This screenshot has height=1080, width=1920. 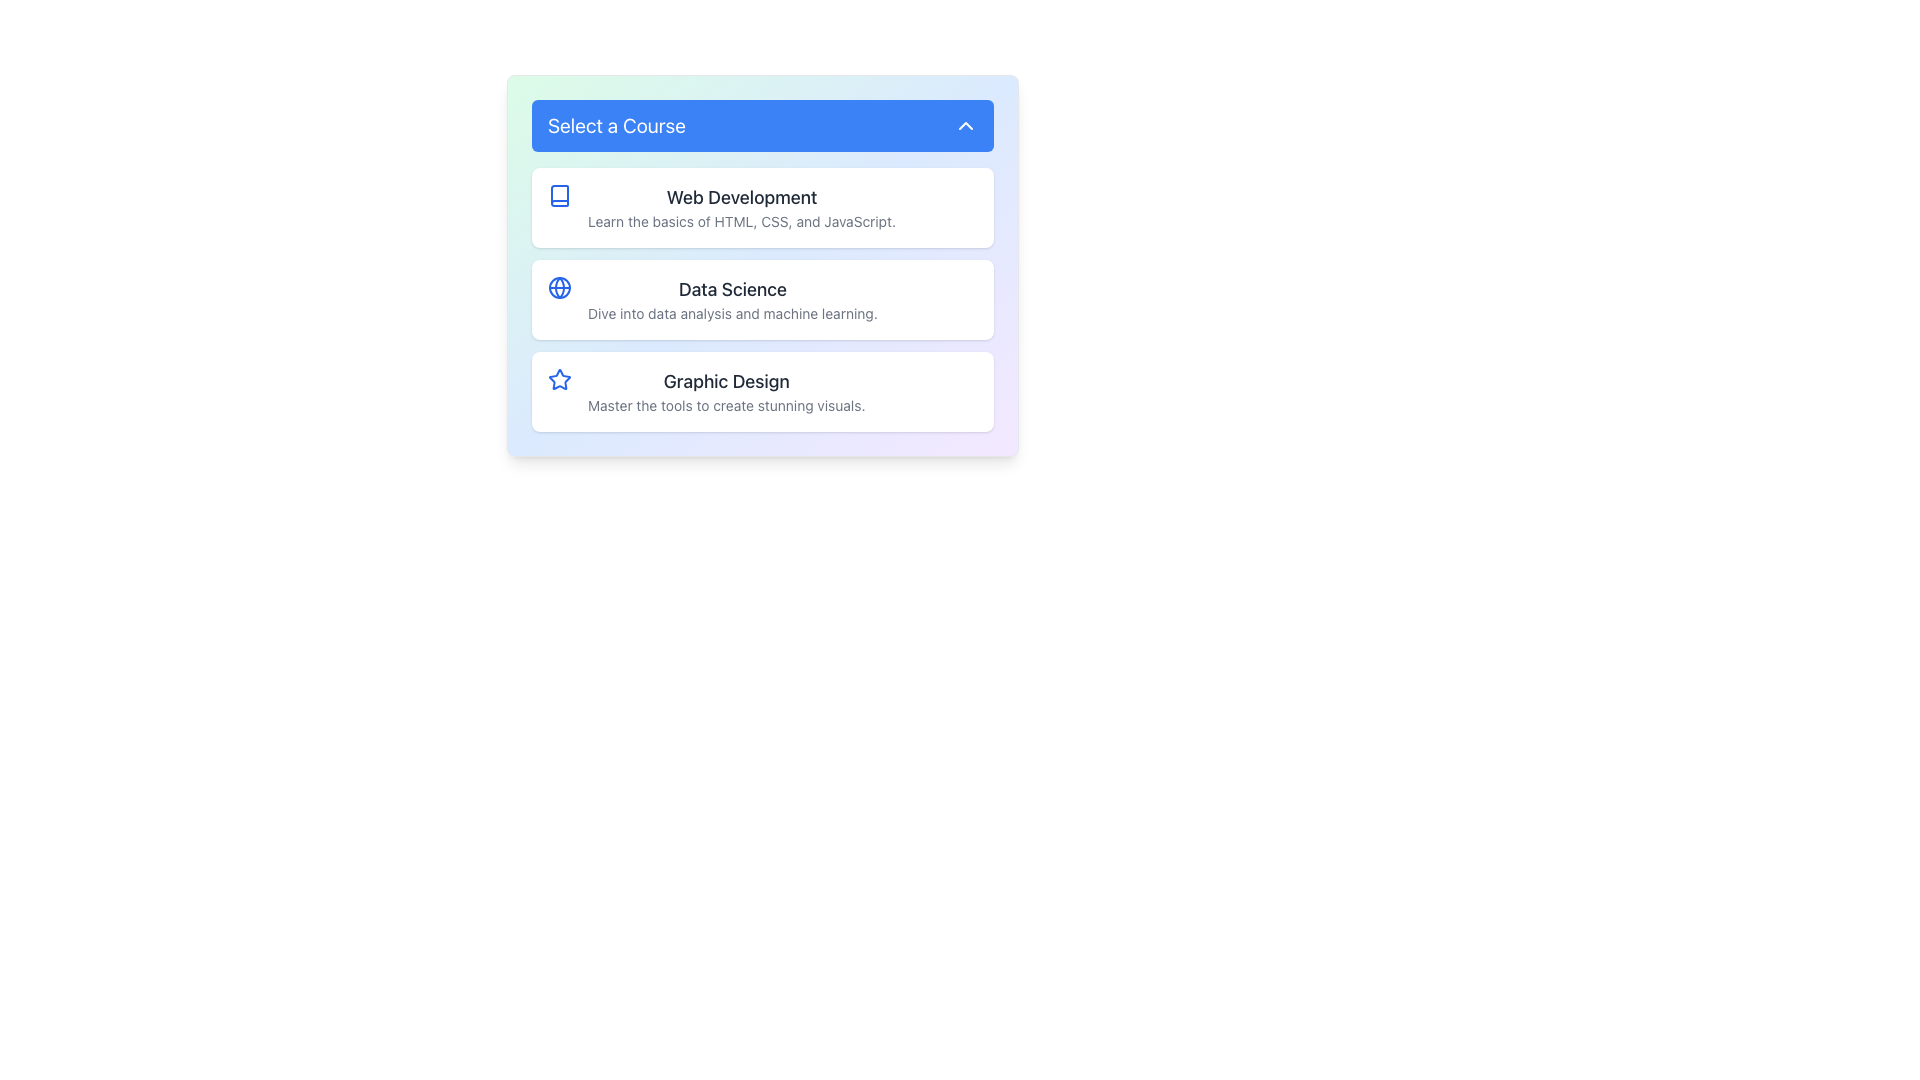 What do you see at coordinates (560, 196) in the screenshot?
I see `the book-shaped icon located to the left of the 'Web Development' text` at bounding box center [560, 196].